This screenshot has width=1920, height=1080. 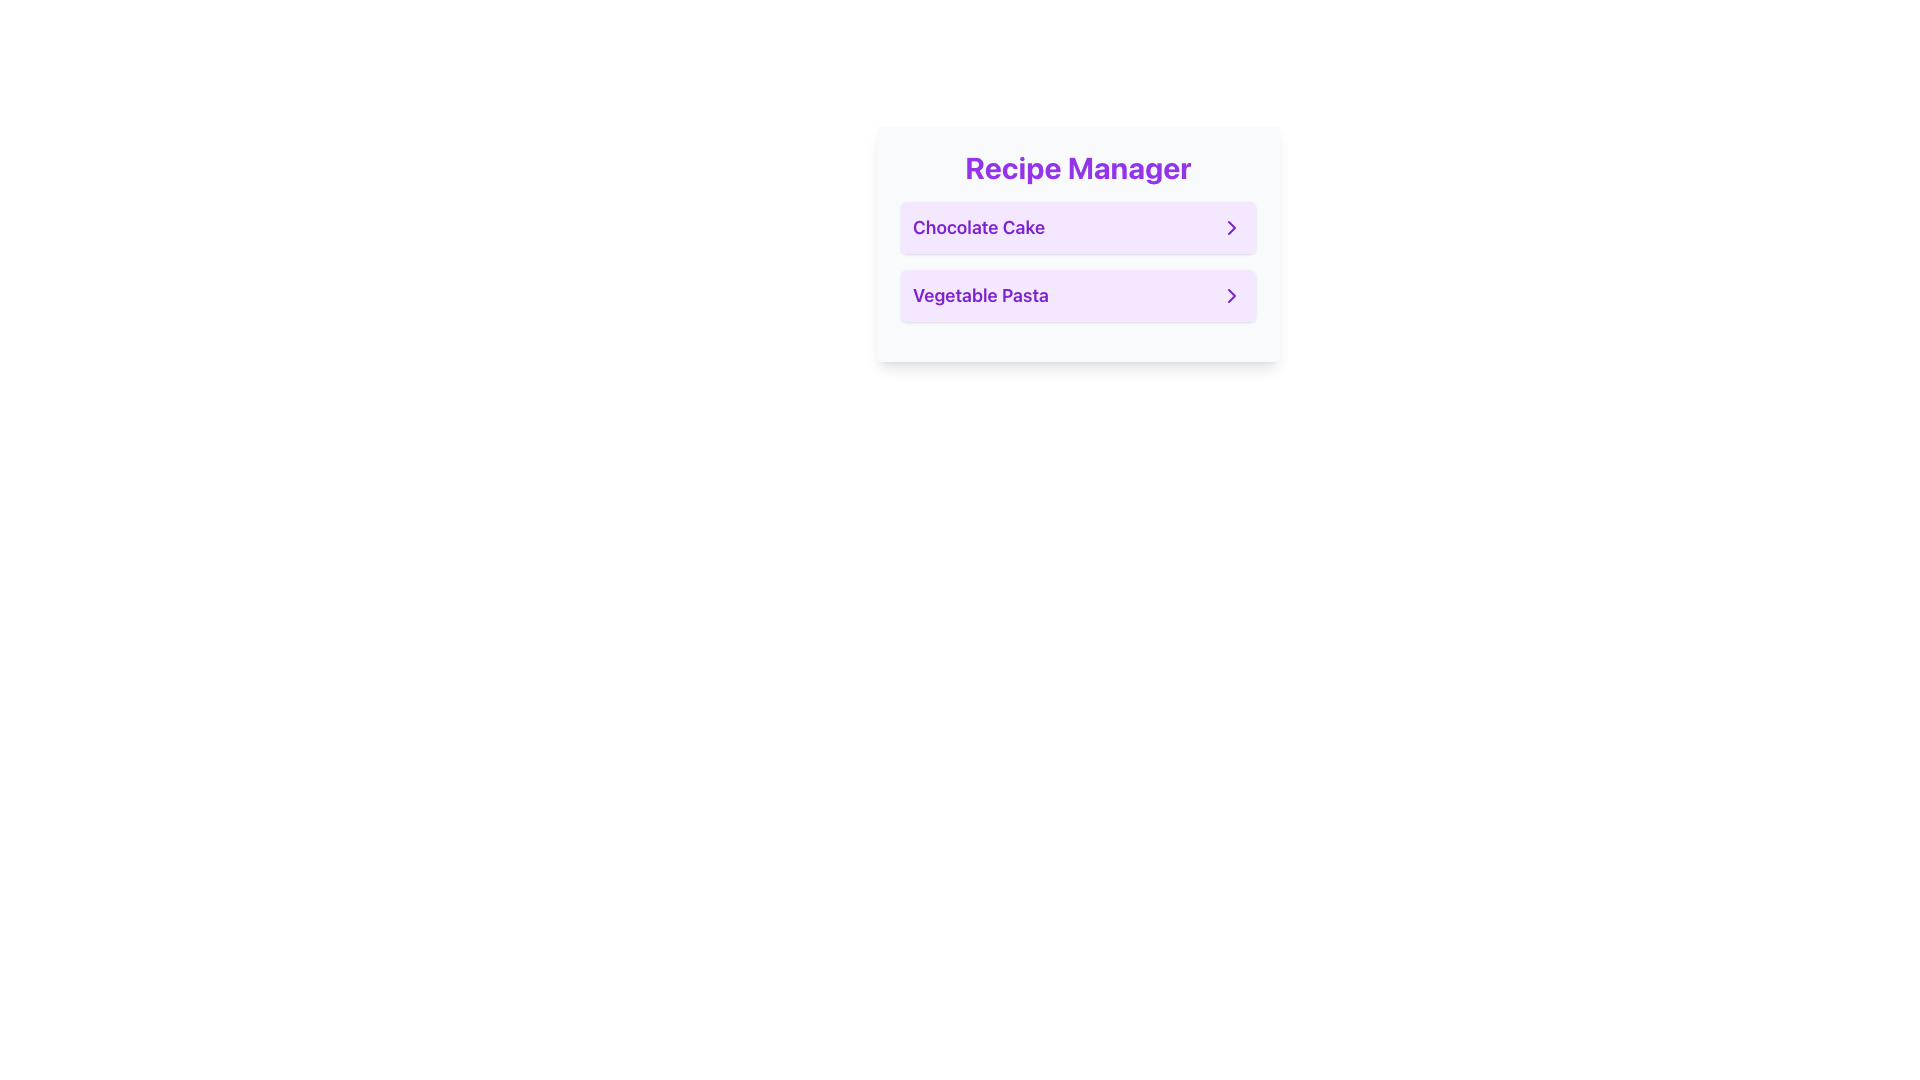 I want to click on the right-pointing chevron icon within the 'Chocolate Cake' button, so click(x=1231, y=226).